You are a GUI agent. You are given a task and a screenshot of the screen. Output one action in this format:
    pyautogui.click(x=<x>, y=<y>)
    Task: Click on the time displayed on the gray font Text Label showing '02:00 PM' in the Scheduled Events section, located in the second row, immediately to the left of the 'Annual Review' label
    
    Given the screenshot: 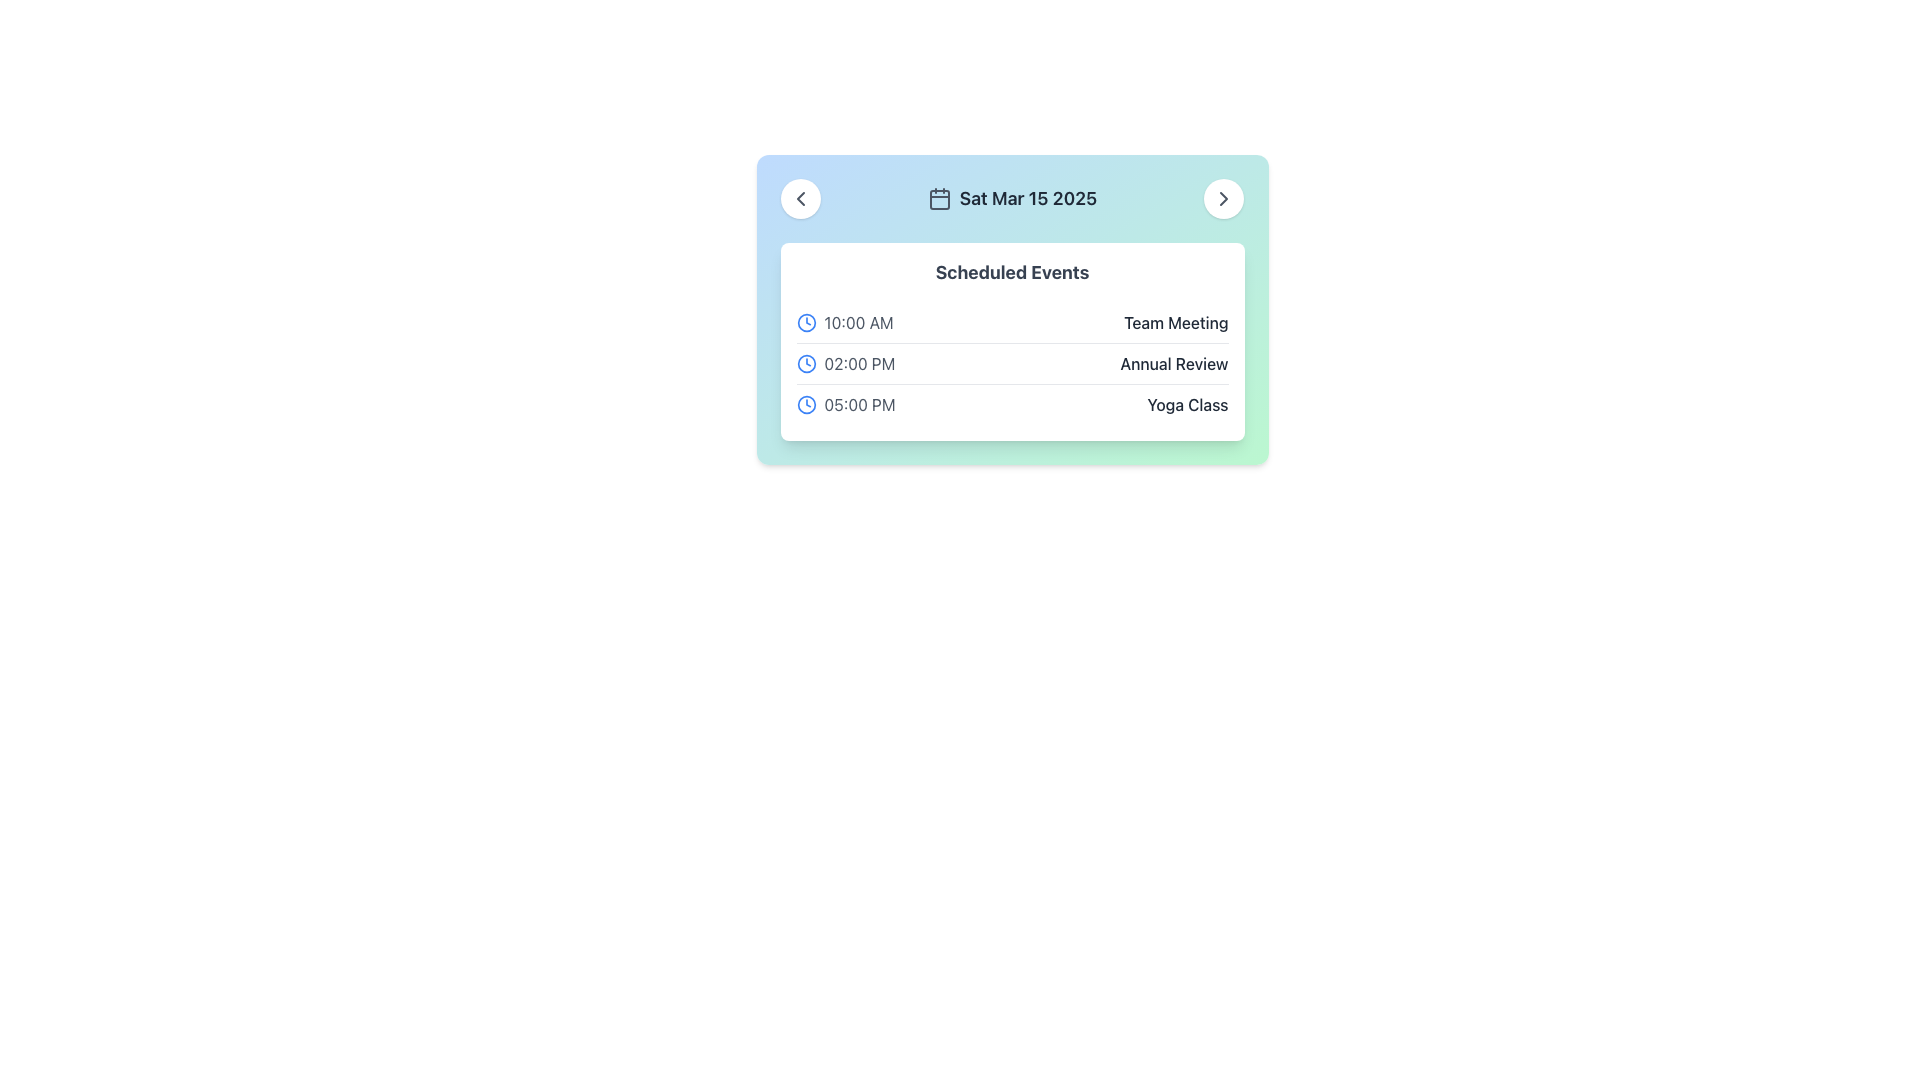 What is the action you would take?
    pyautogui.click(x=845, y=363)
    